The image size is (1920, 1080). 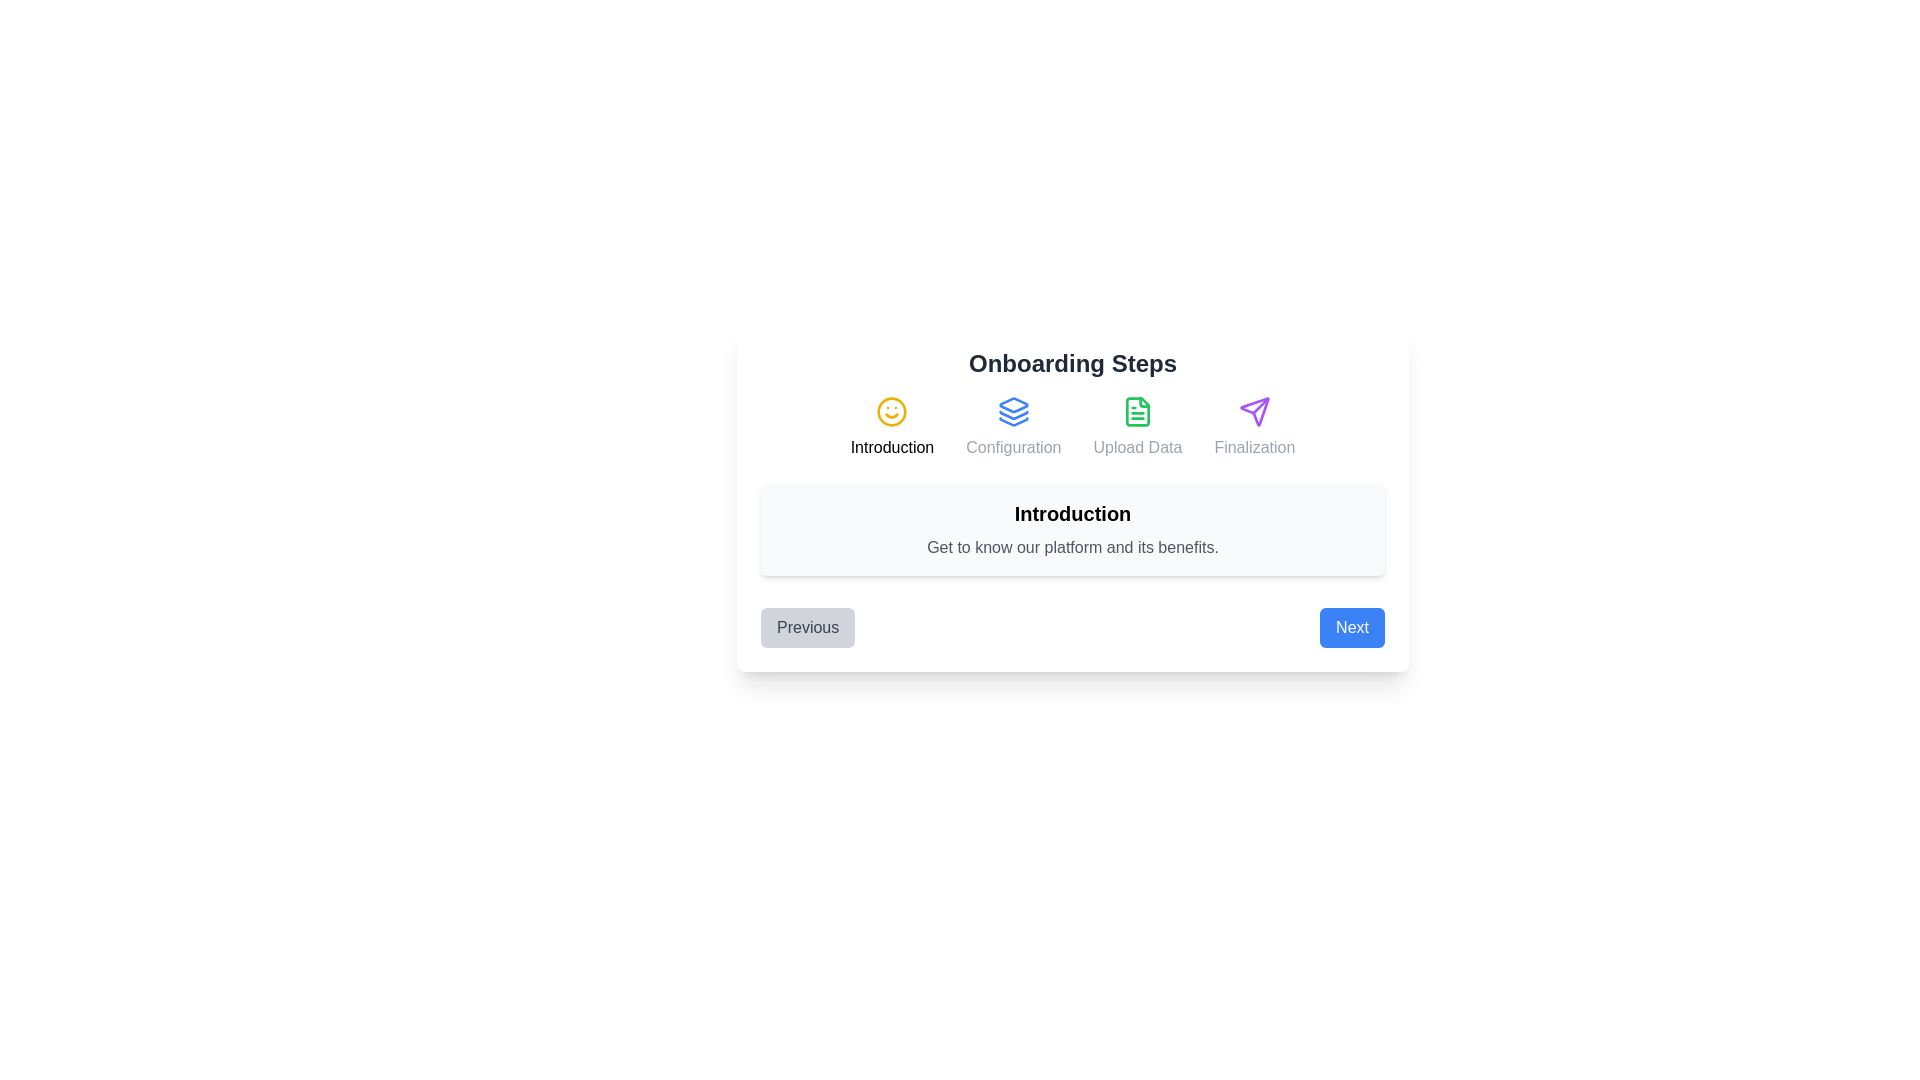 I want to click on the 'Previous' button with a gray background and rounded corners, so click(x=808, y=627).